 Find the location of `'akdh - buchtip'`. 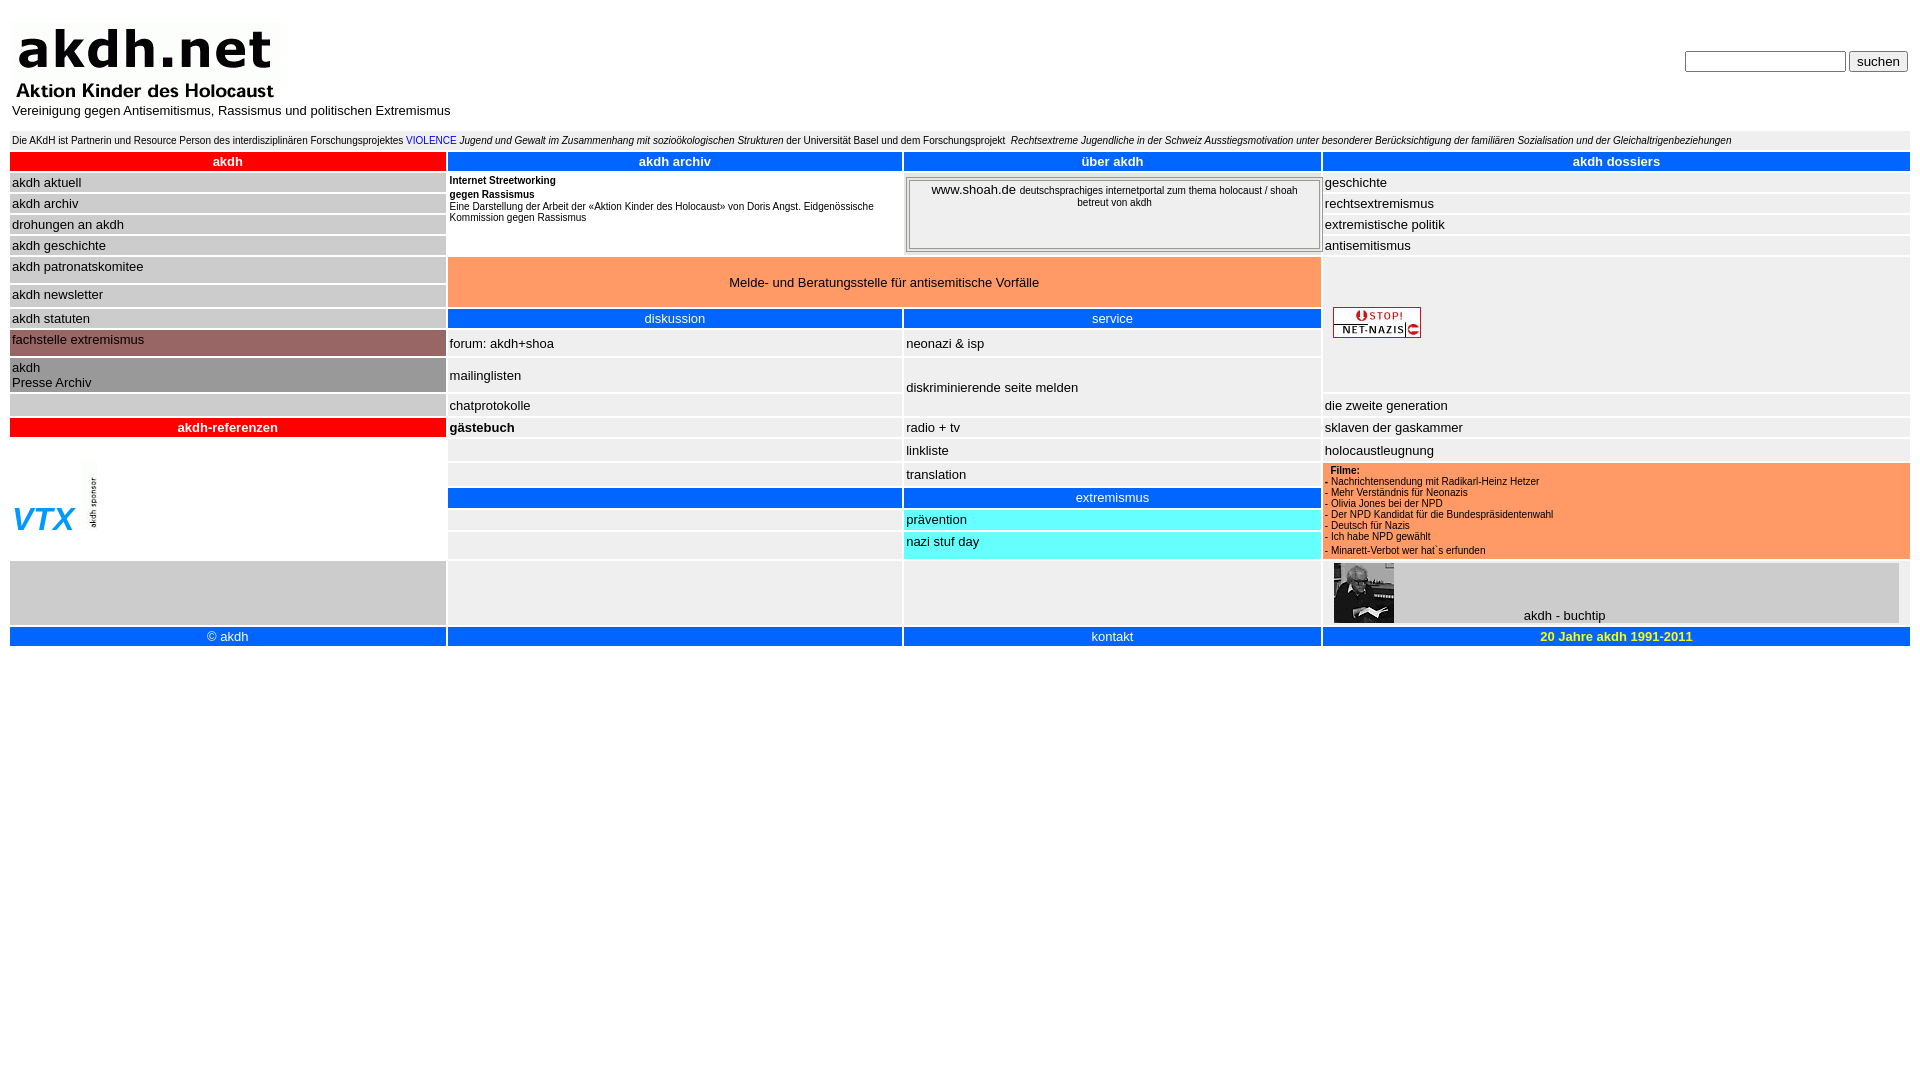

'akdh - buchtip' is located at coordinates (1522, 614).